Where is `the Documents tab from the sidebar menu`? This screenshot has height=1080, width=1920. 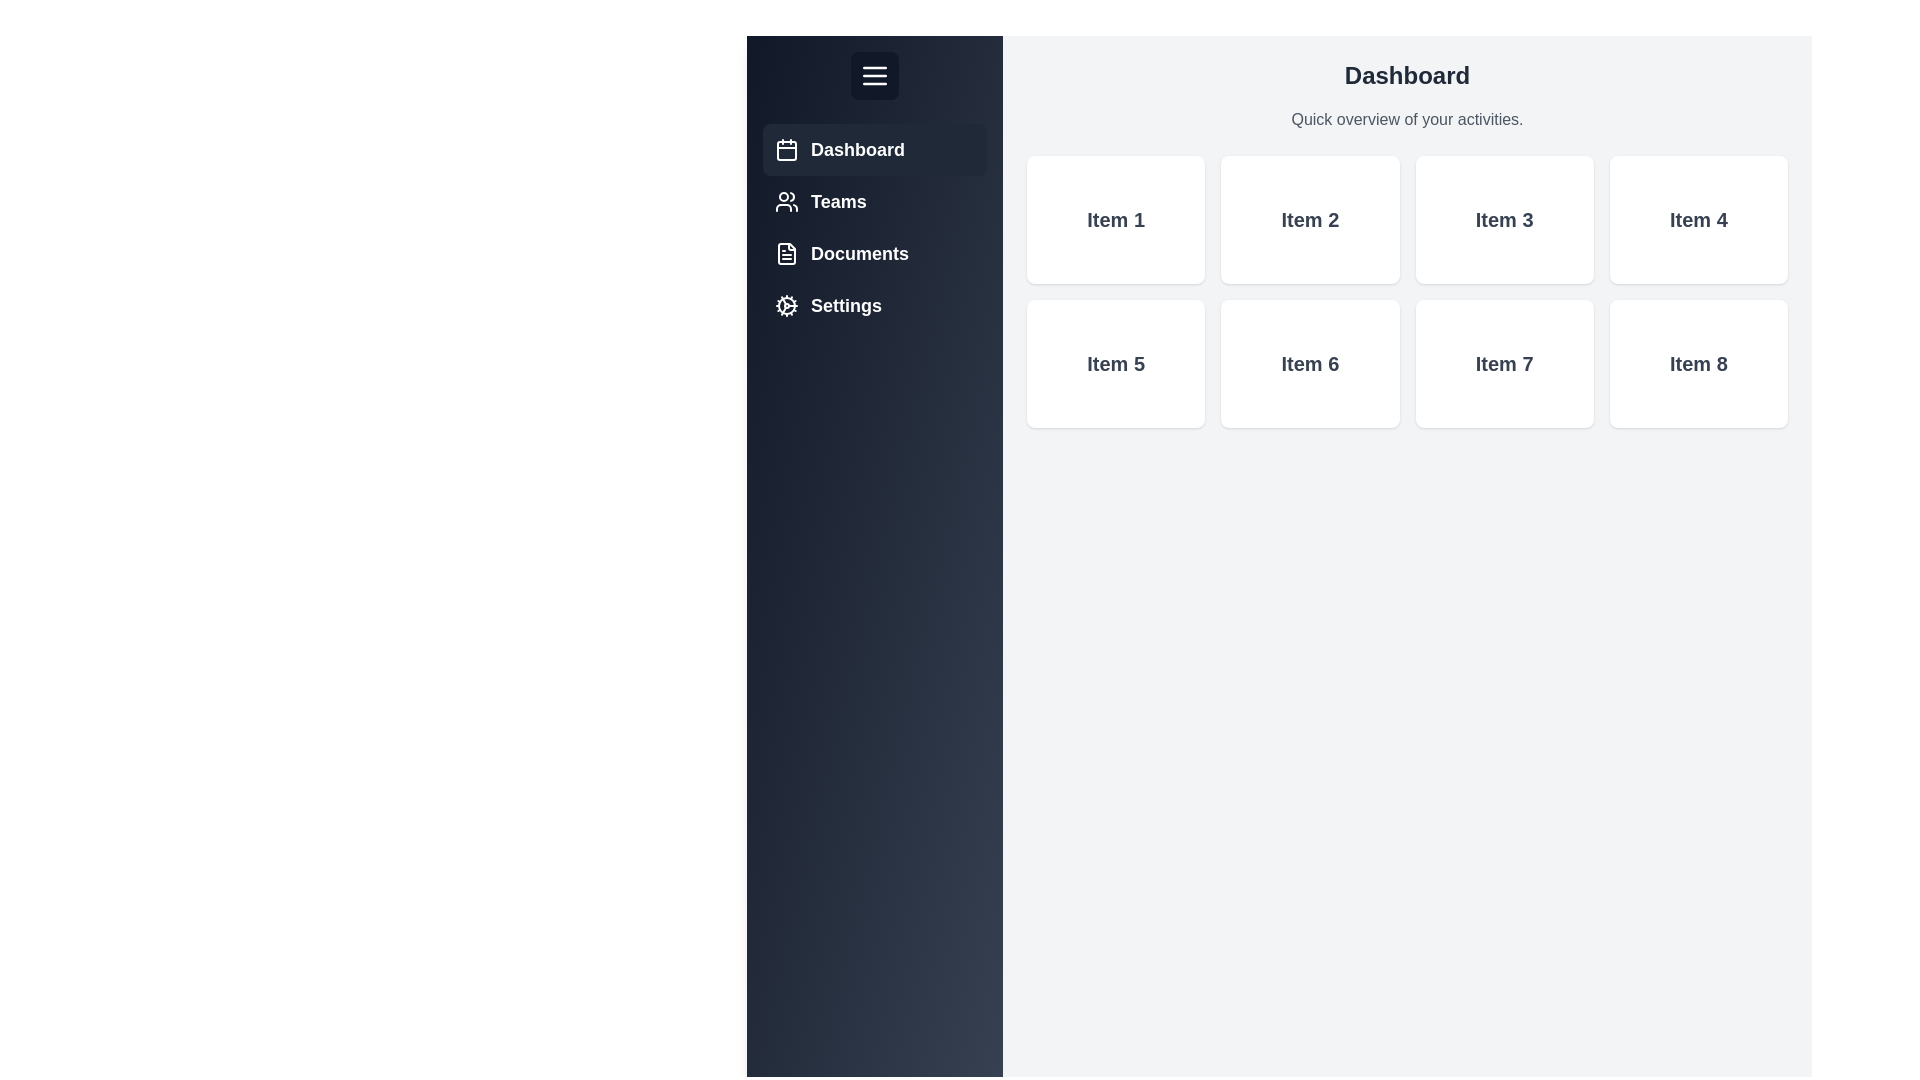
the Documents tab from the sidebar menu is located at coordinates (874, 253).